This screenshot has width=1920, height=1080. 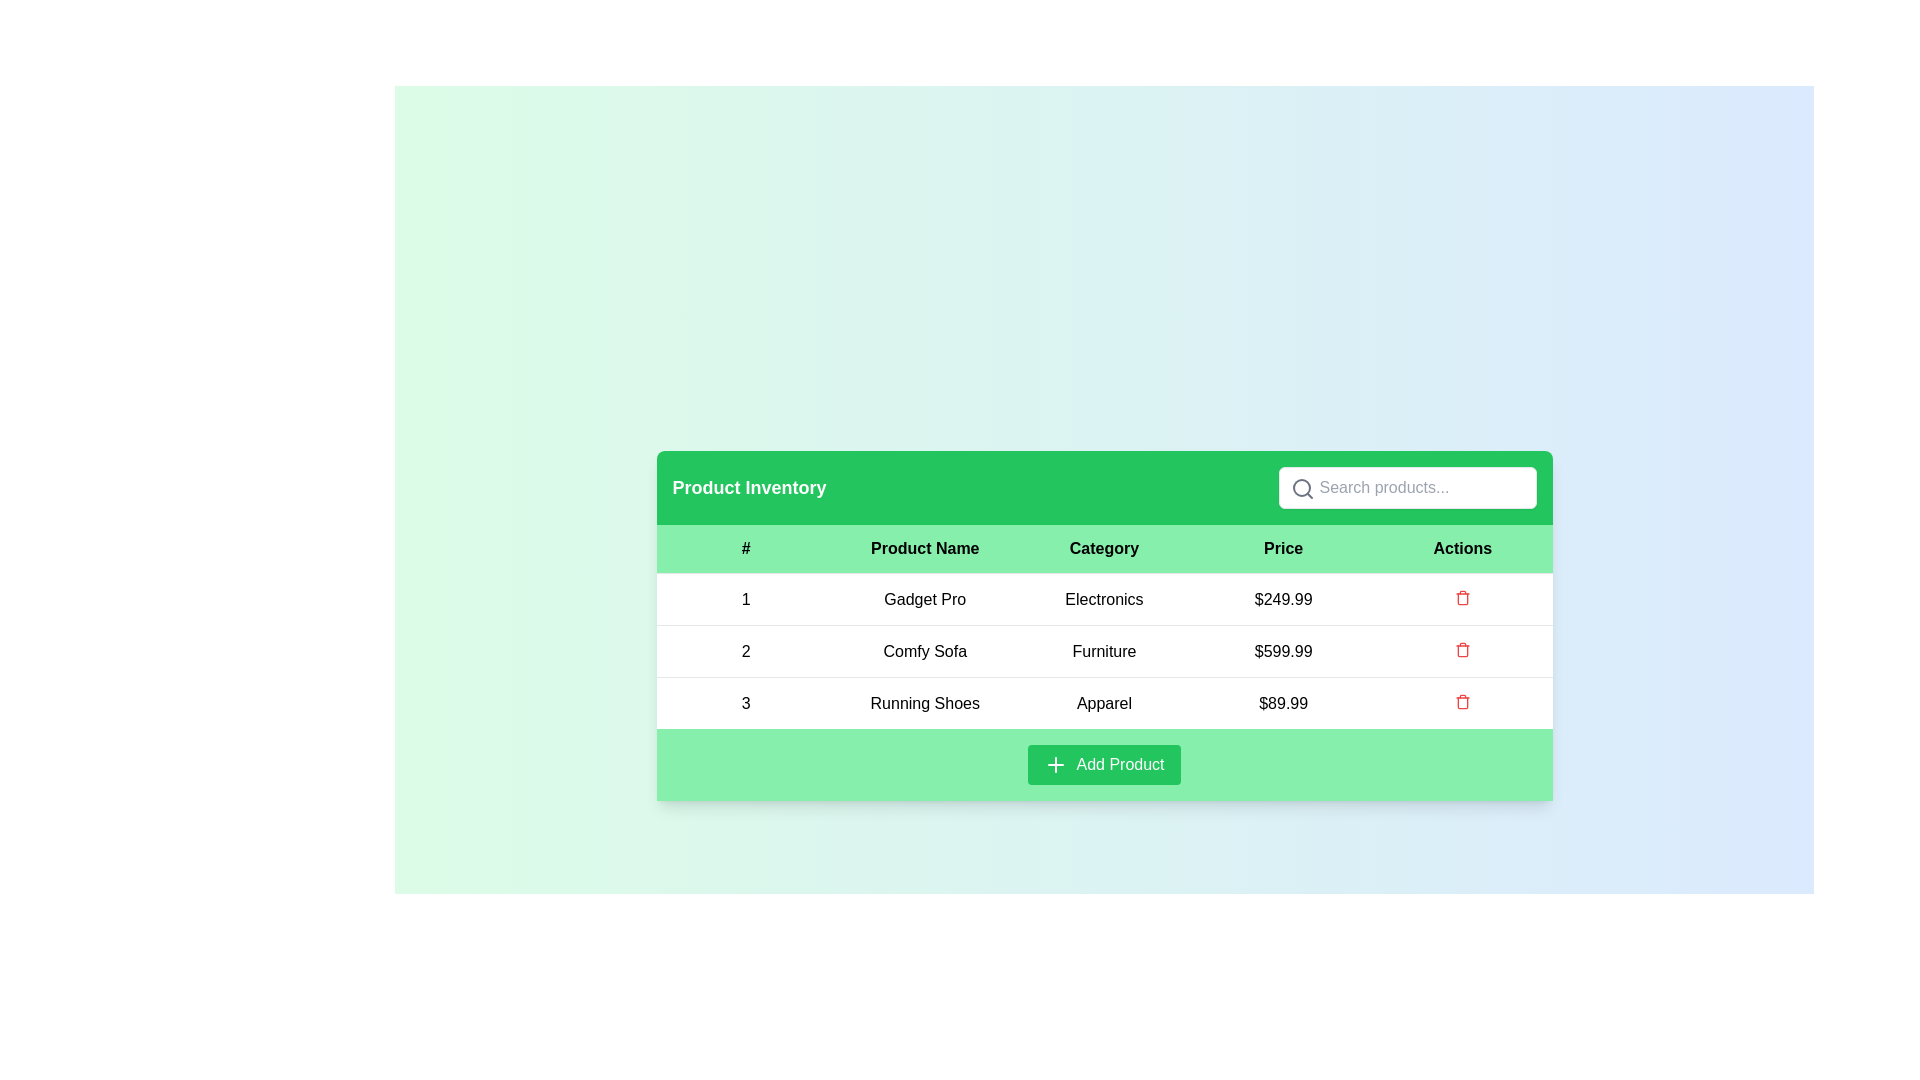 What do you see at coordinates (1103, 549) in the screenshot?
I see `the 'Category' header title in the table, which is the third cell in the header row between 'Product Name' and 'Price'` at bounding box center [1103, 549].